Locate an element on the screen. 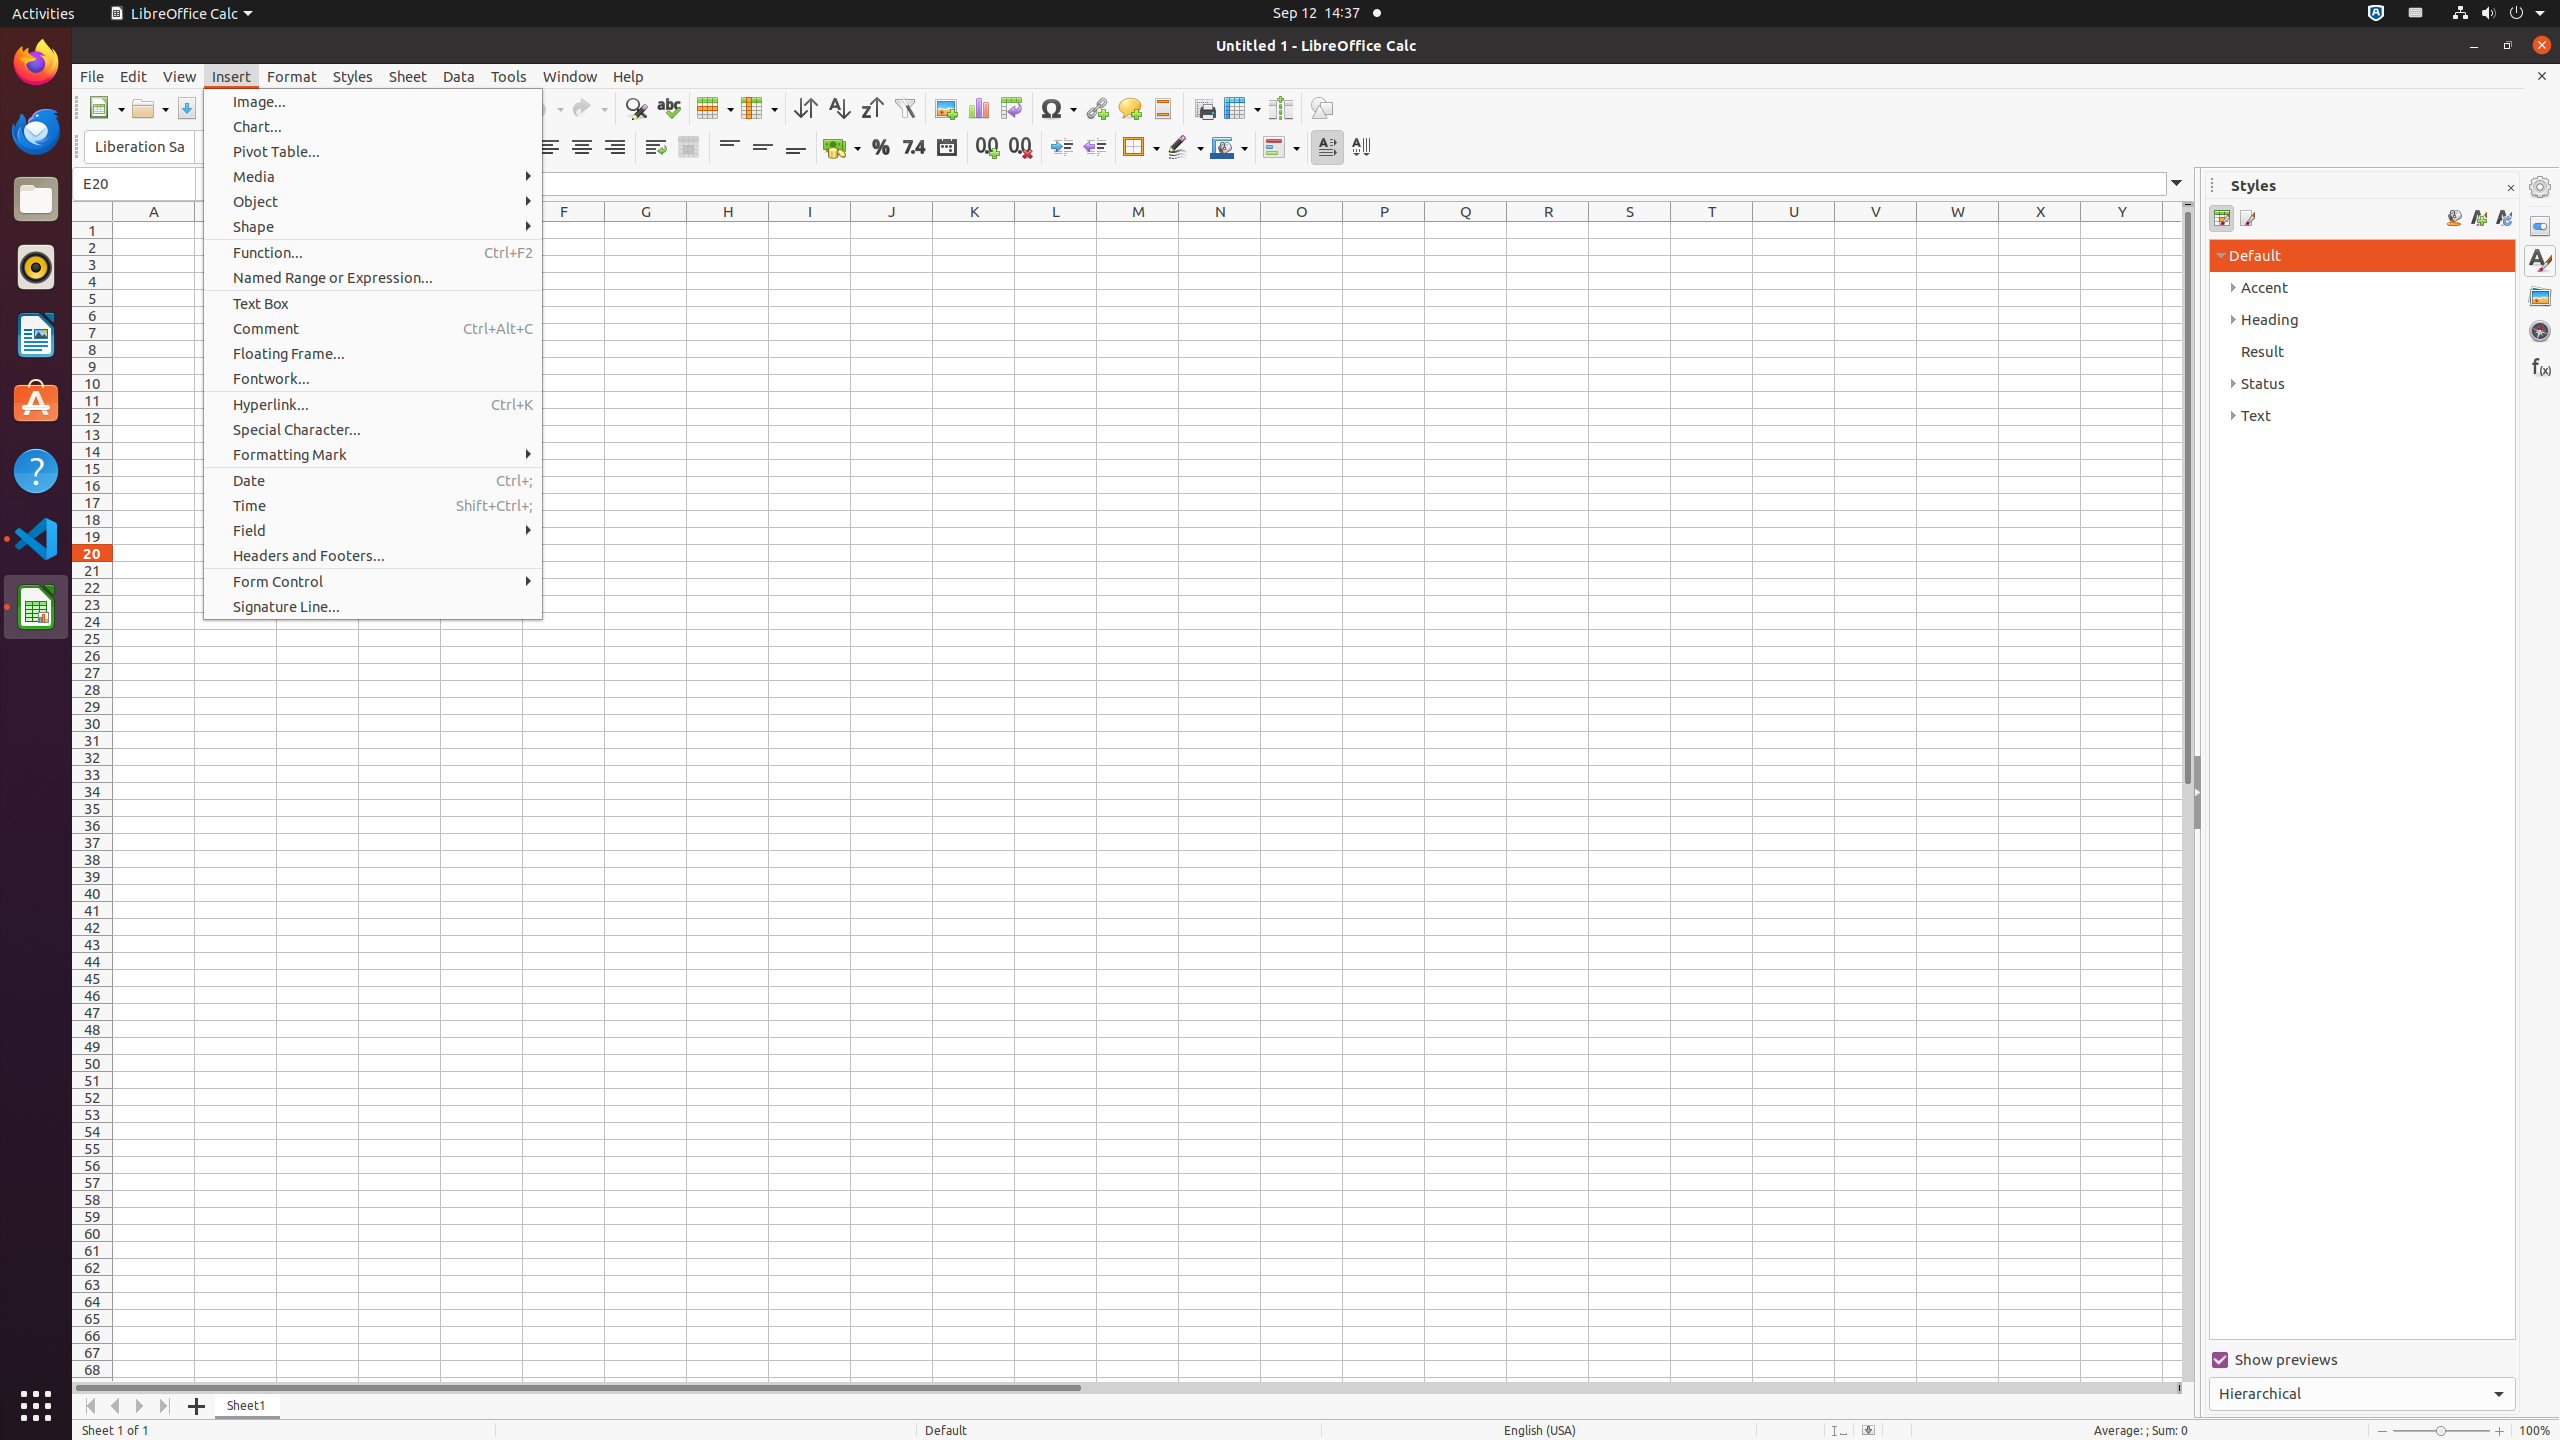  'Cell Styles' is located at coordinates (2221, 218).